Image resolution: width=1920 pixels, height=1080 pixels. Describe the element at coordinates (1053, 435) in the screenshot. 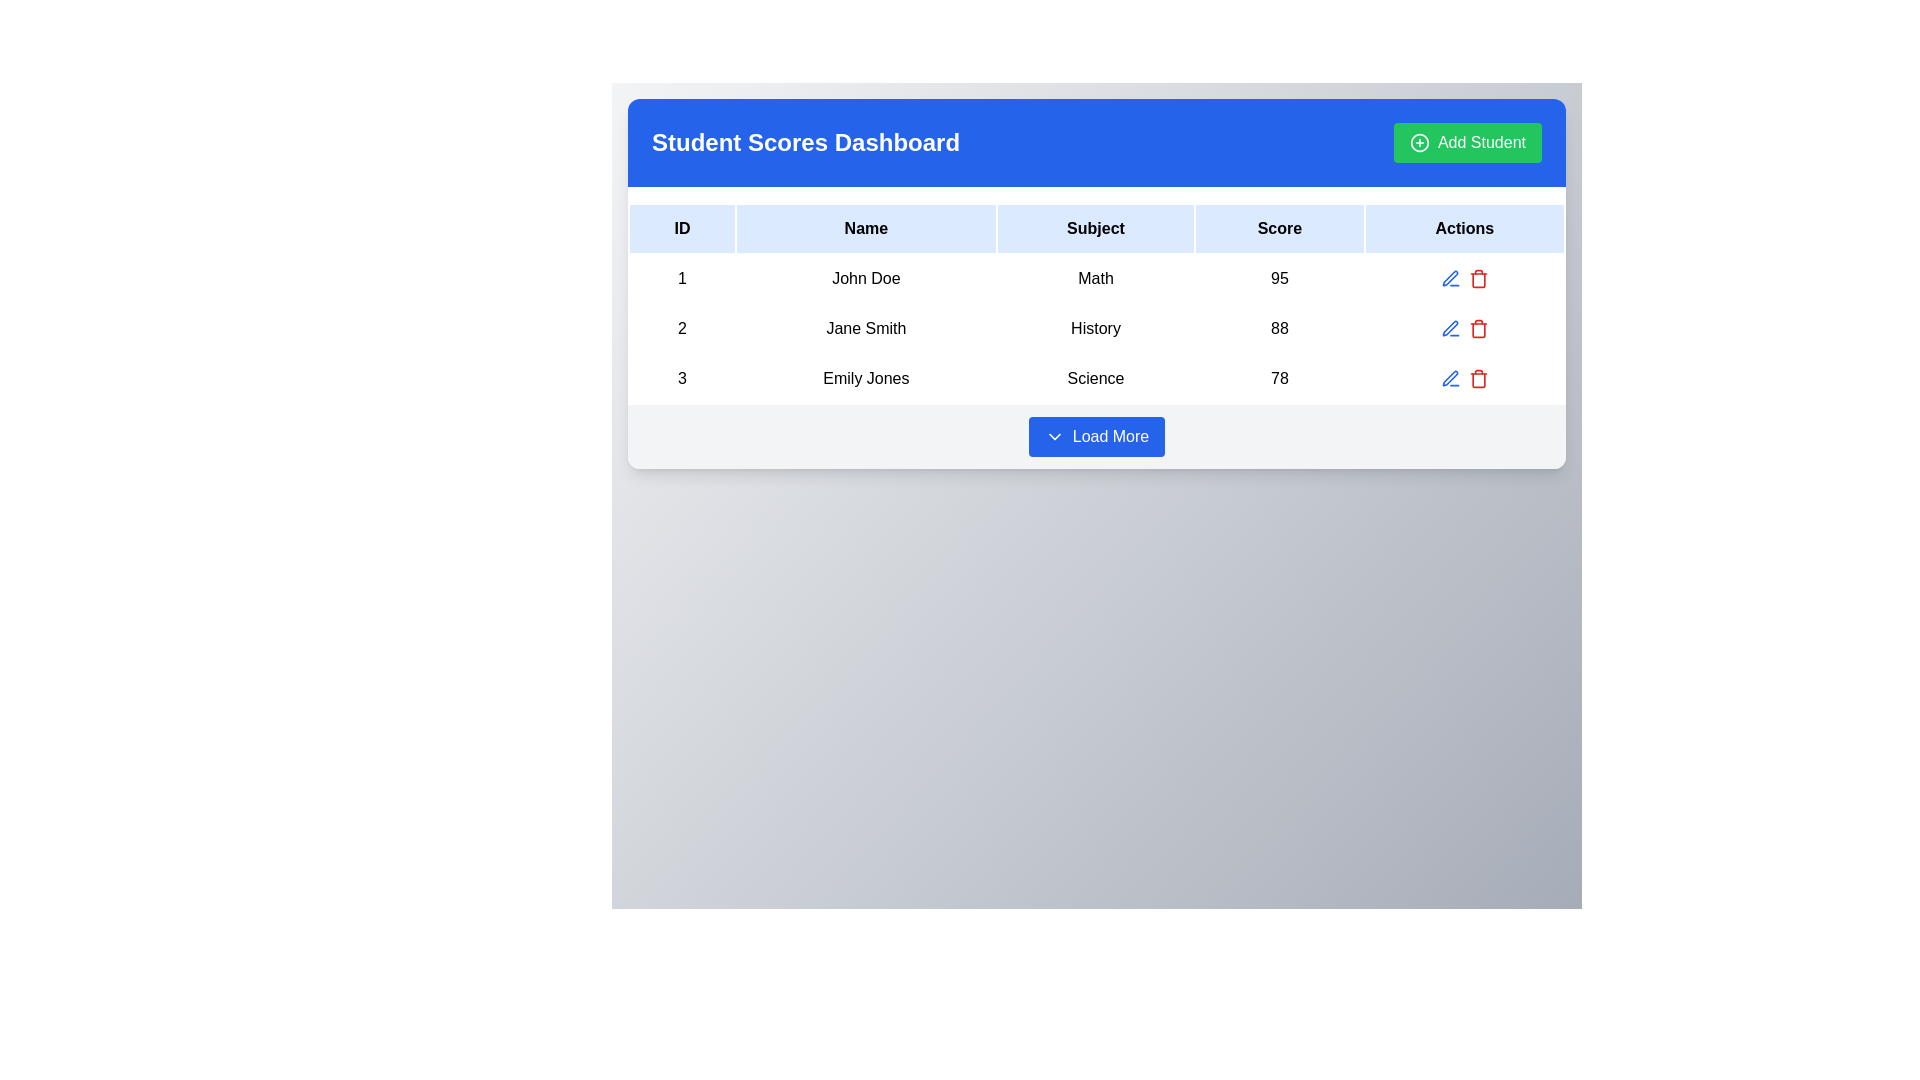

I see `the icon located to the left of the 'Load More' button, which indicates an expandable or collapsible option` at that location.